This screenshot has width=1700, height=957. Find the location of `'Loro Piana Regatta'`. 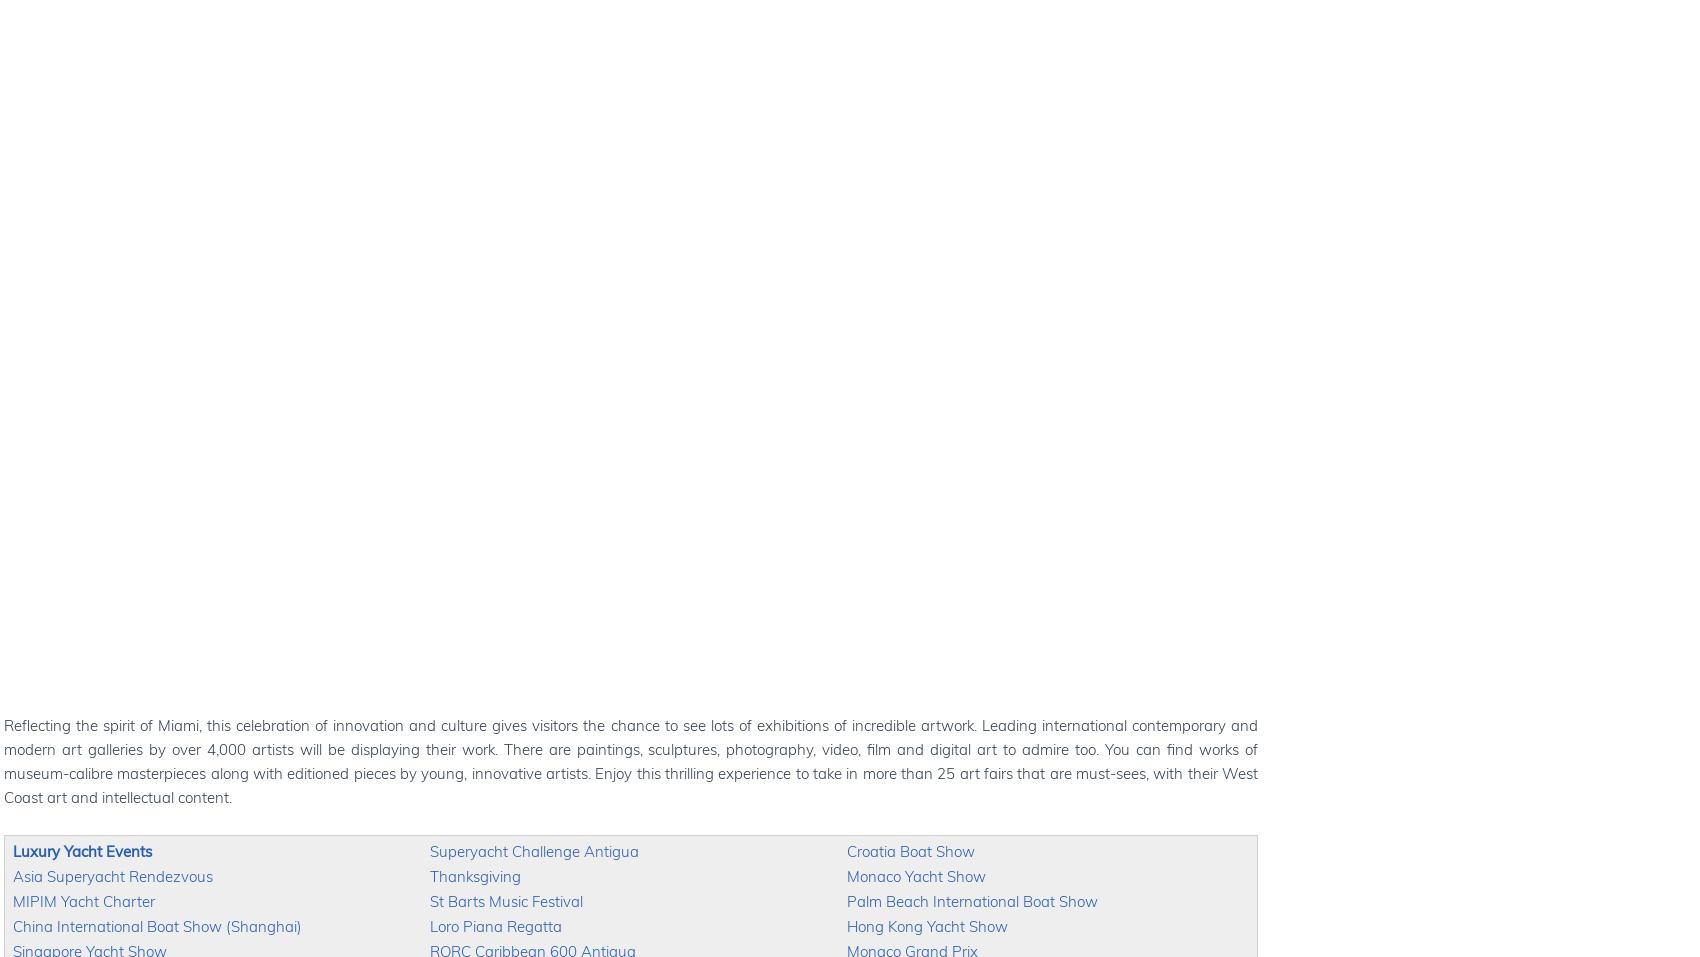

'Loro Piana Regatta' is located at coordinates (496, 926).